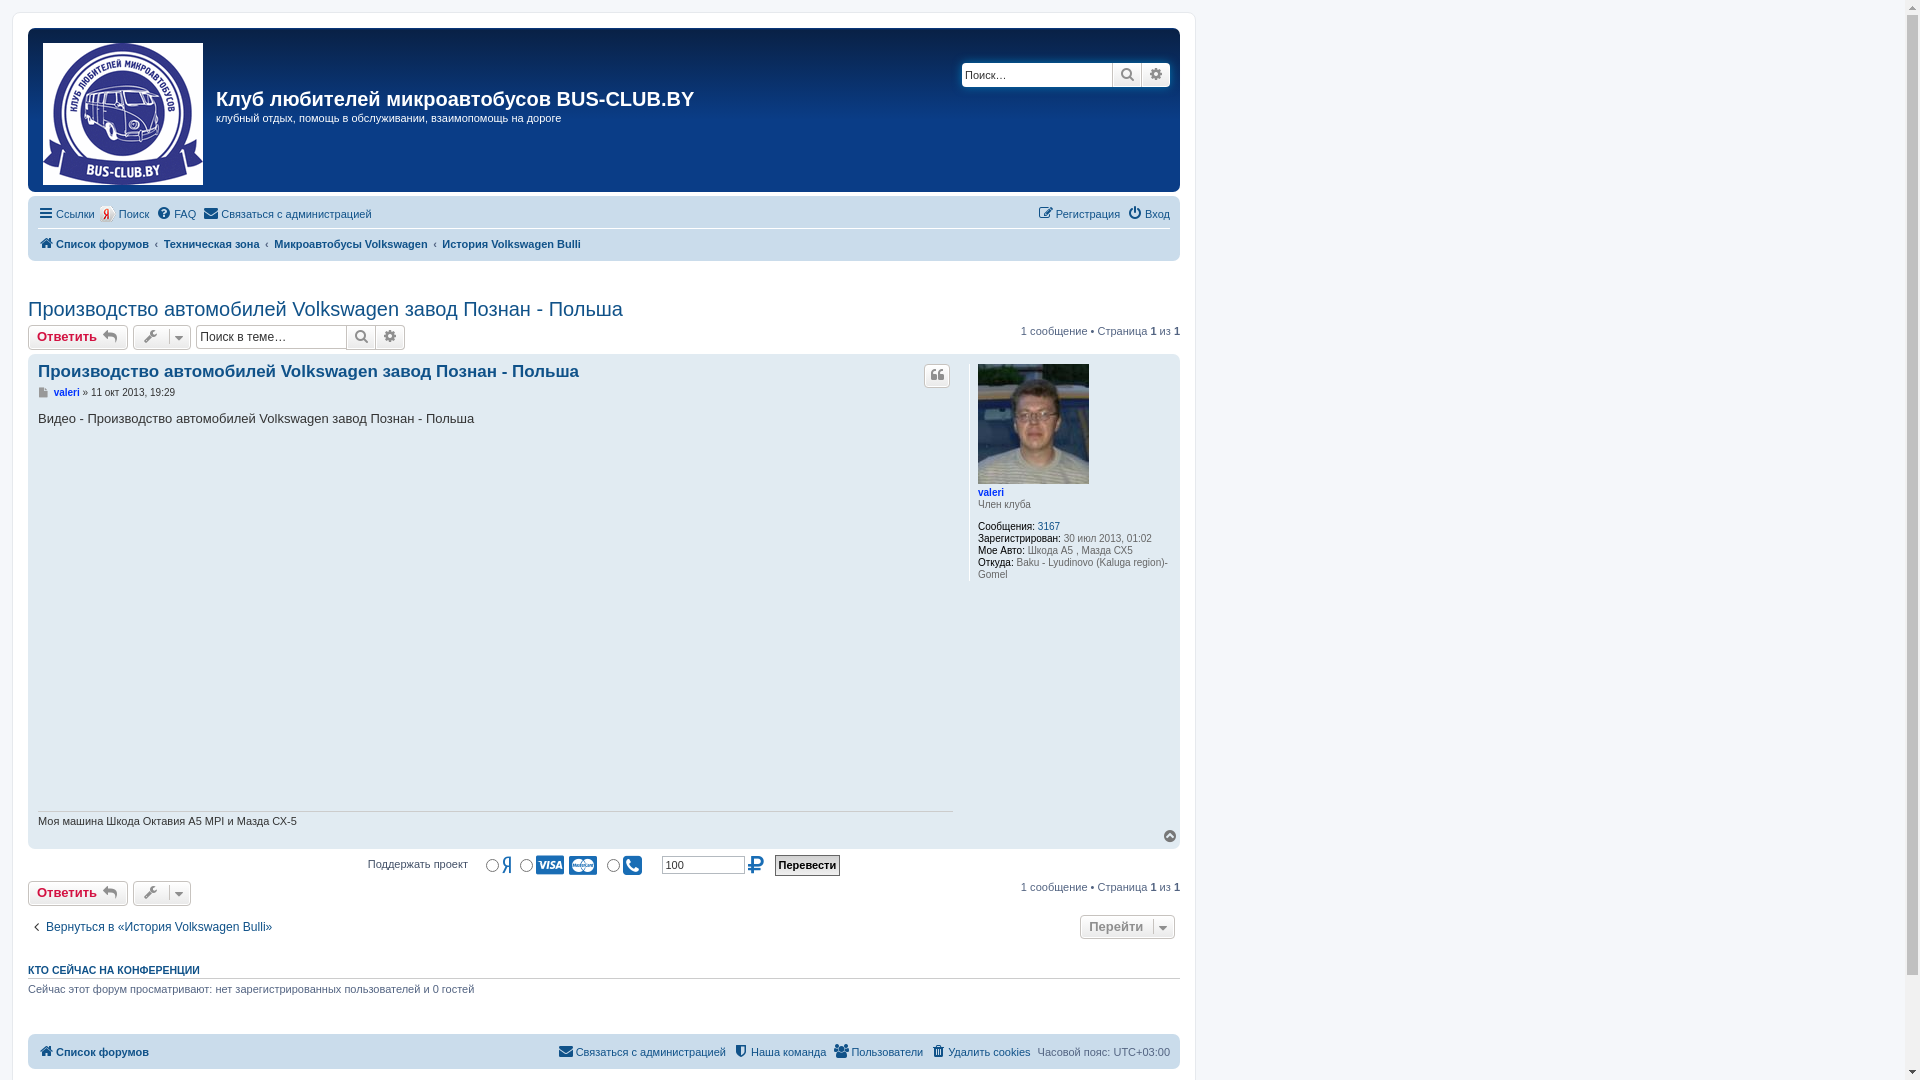  I want to click on '3167', so click(1048, 526).